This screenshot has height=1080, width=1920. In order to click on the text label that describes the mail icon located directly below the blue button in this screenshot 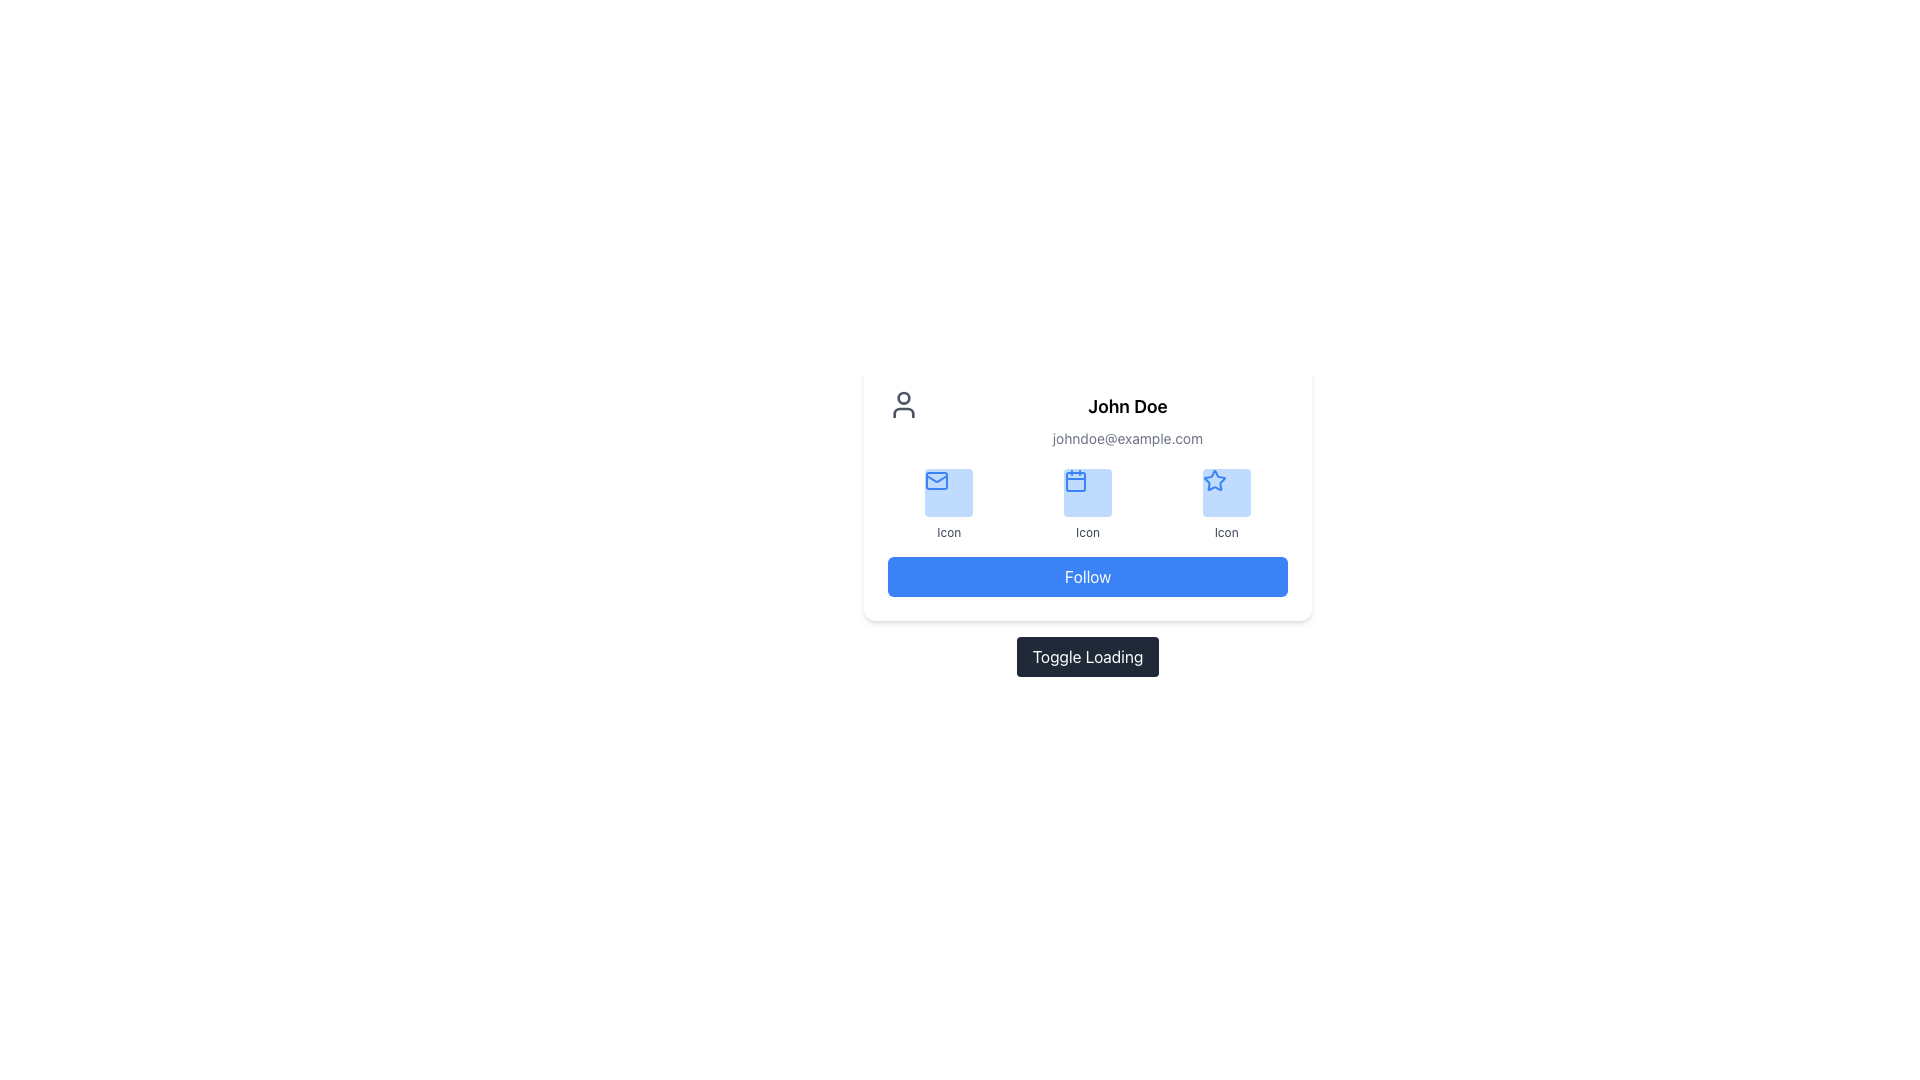, I will do `click(948, 531)`.